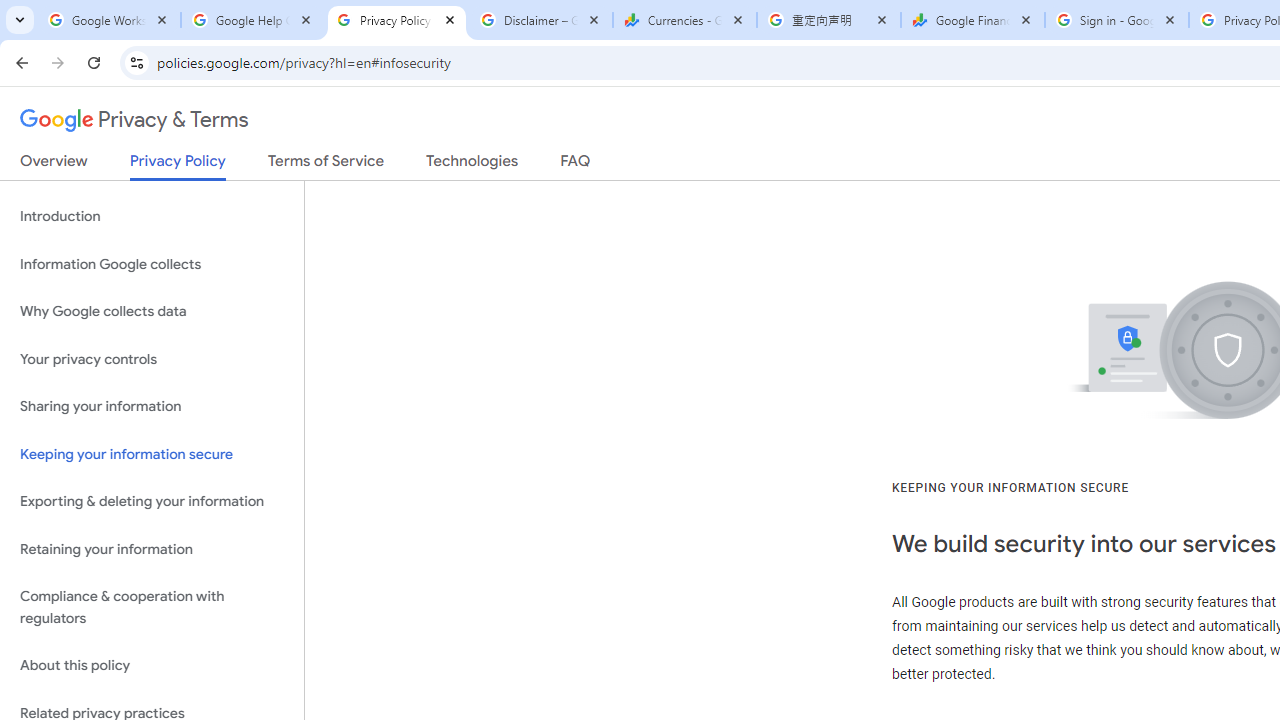 The image size is (1280, 720). I want to click on 'Introduction', so click(151, 217).